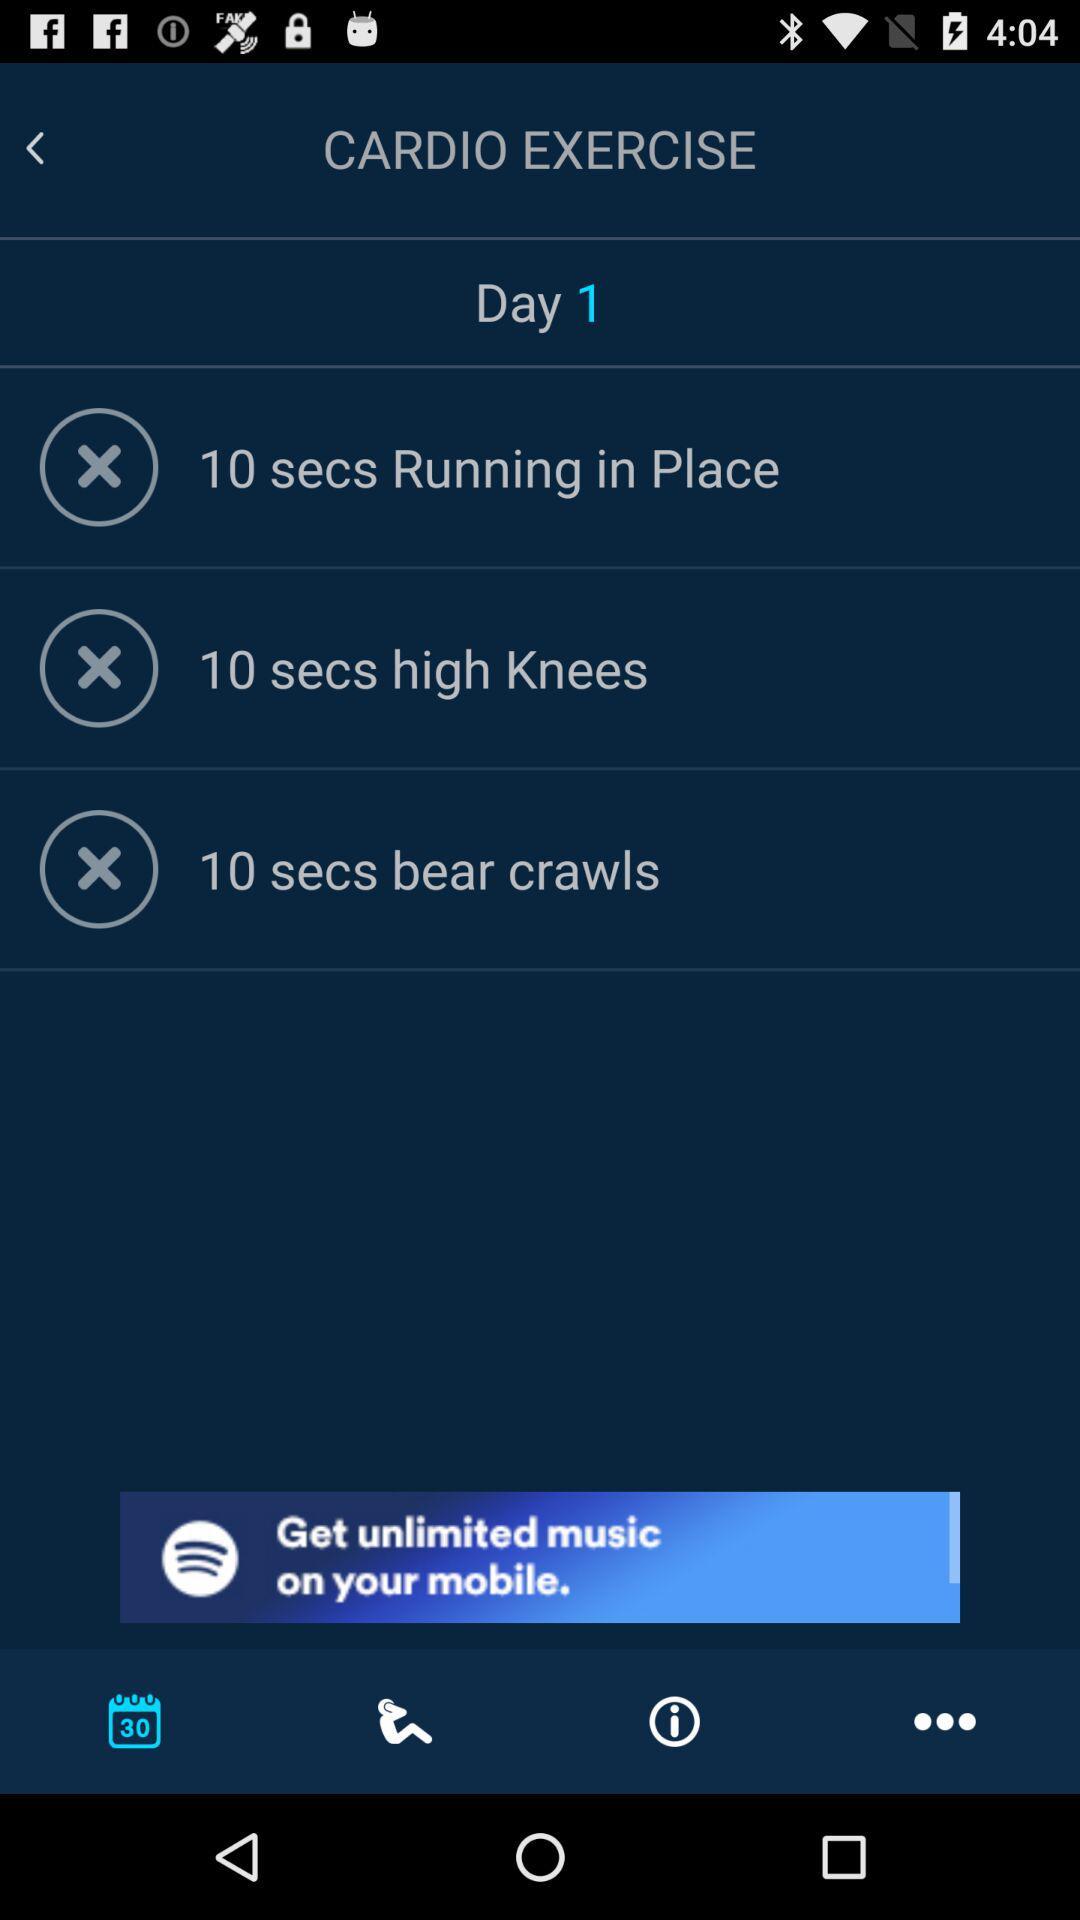  Describe the element at coordinates (617, 465) in the screenshot. I see `the option 10 secs running in place` at that location.